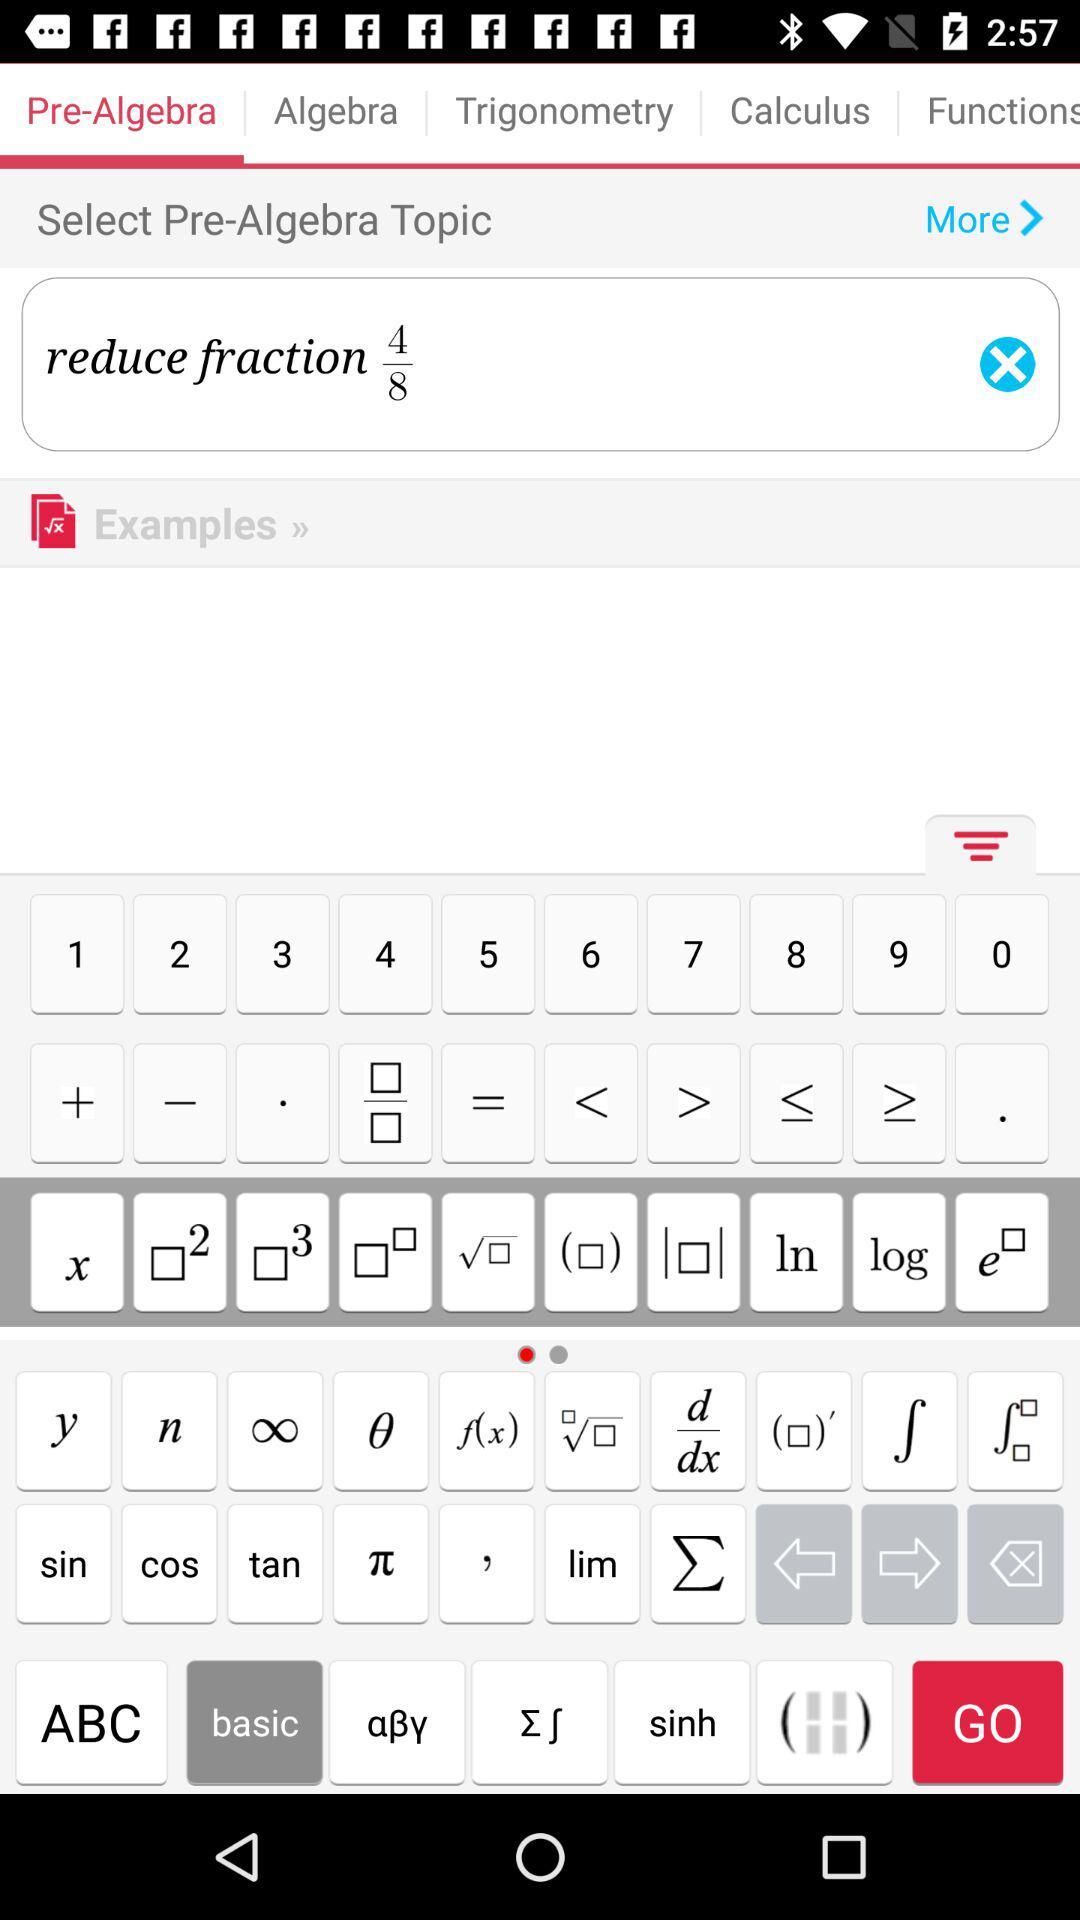 This screenshot has width=1080, height=1920. I want to click on the arrow_backward icon, so click(802, 1562).